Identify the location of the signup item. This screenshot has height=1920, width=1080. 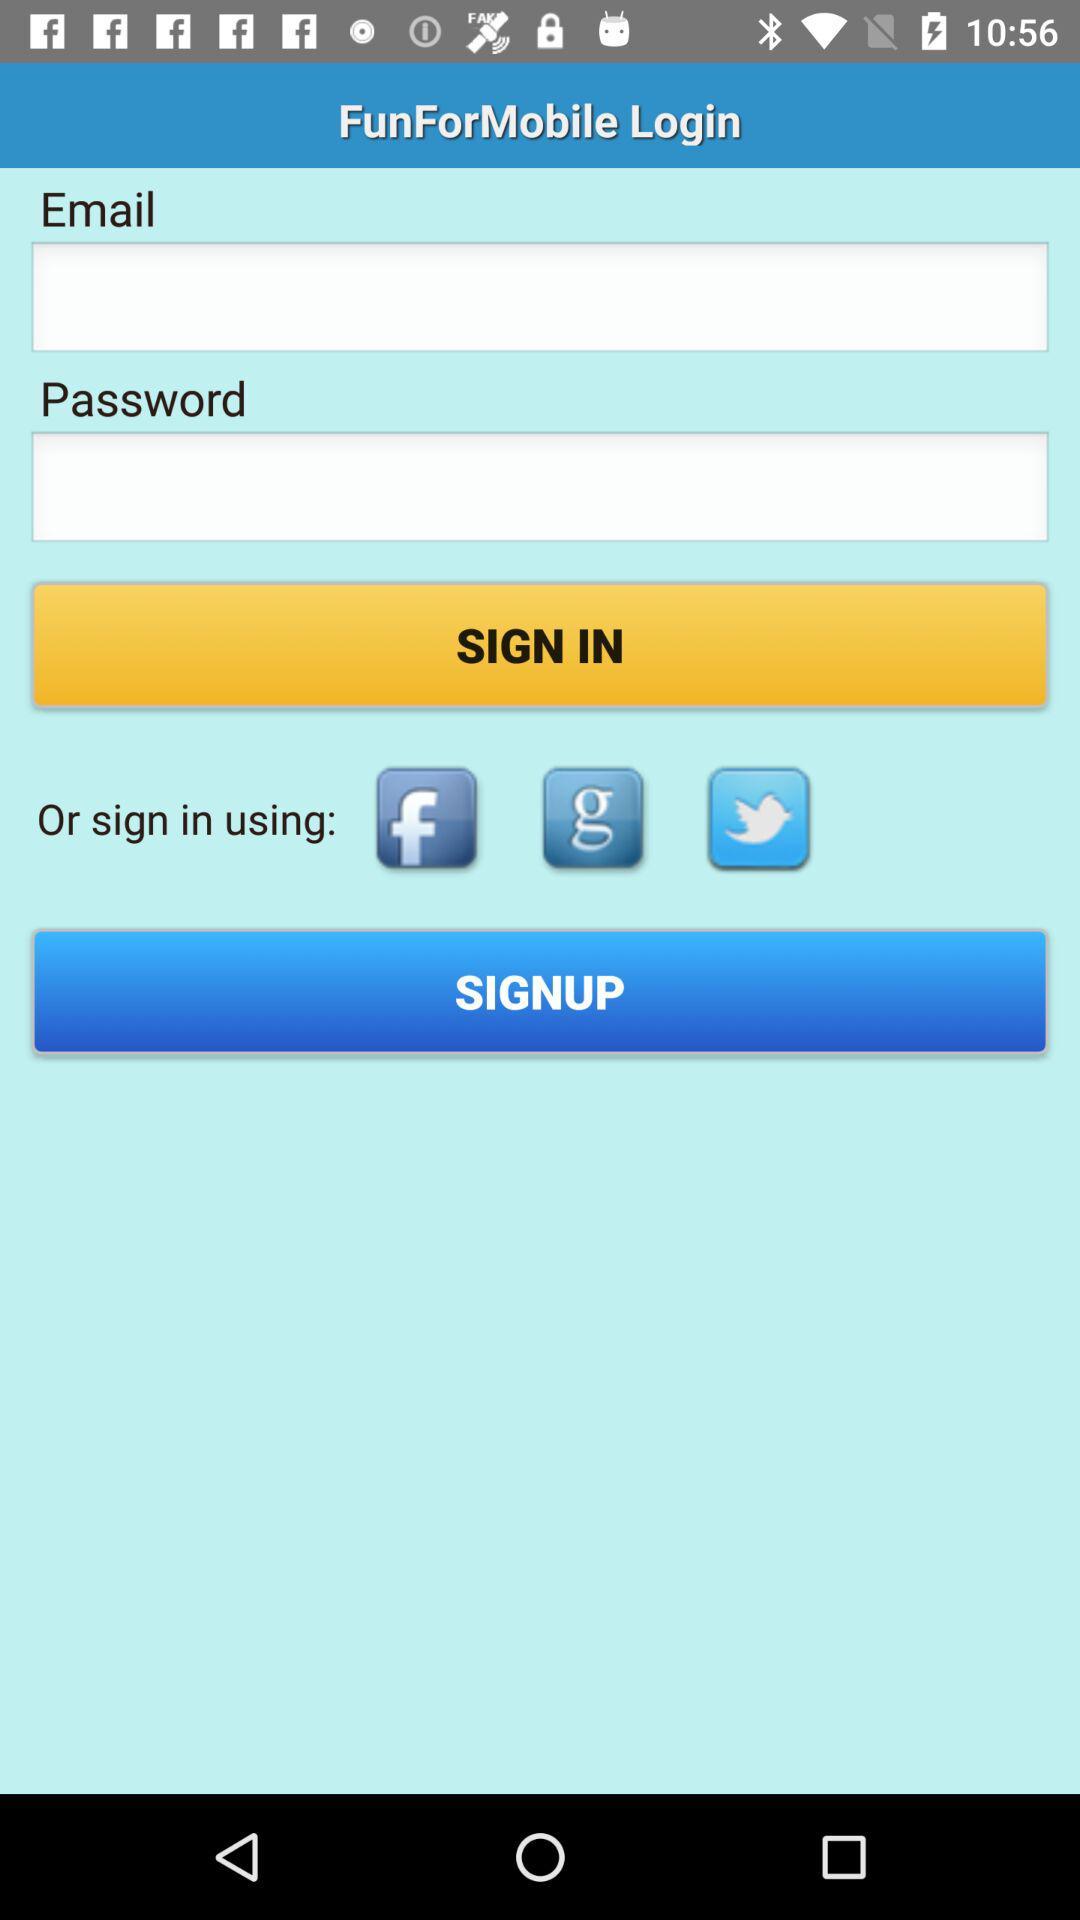
(540, 991).